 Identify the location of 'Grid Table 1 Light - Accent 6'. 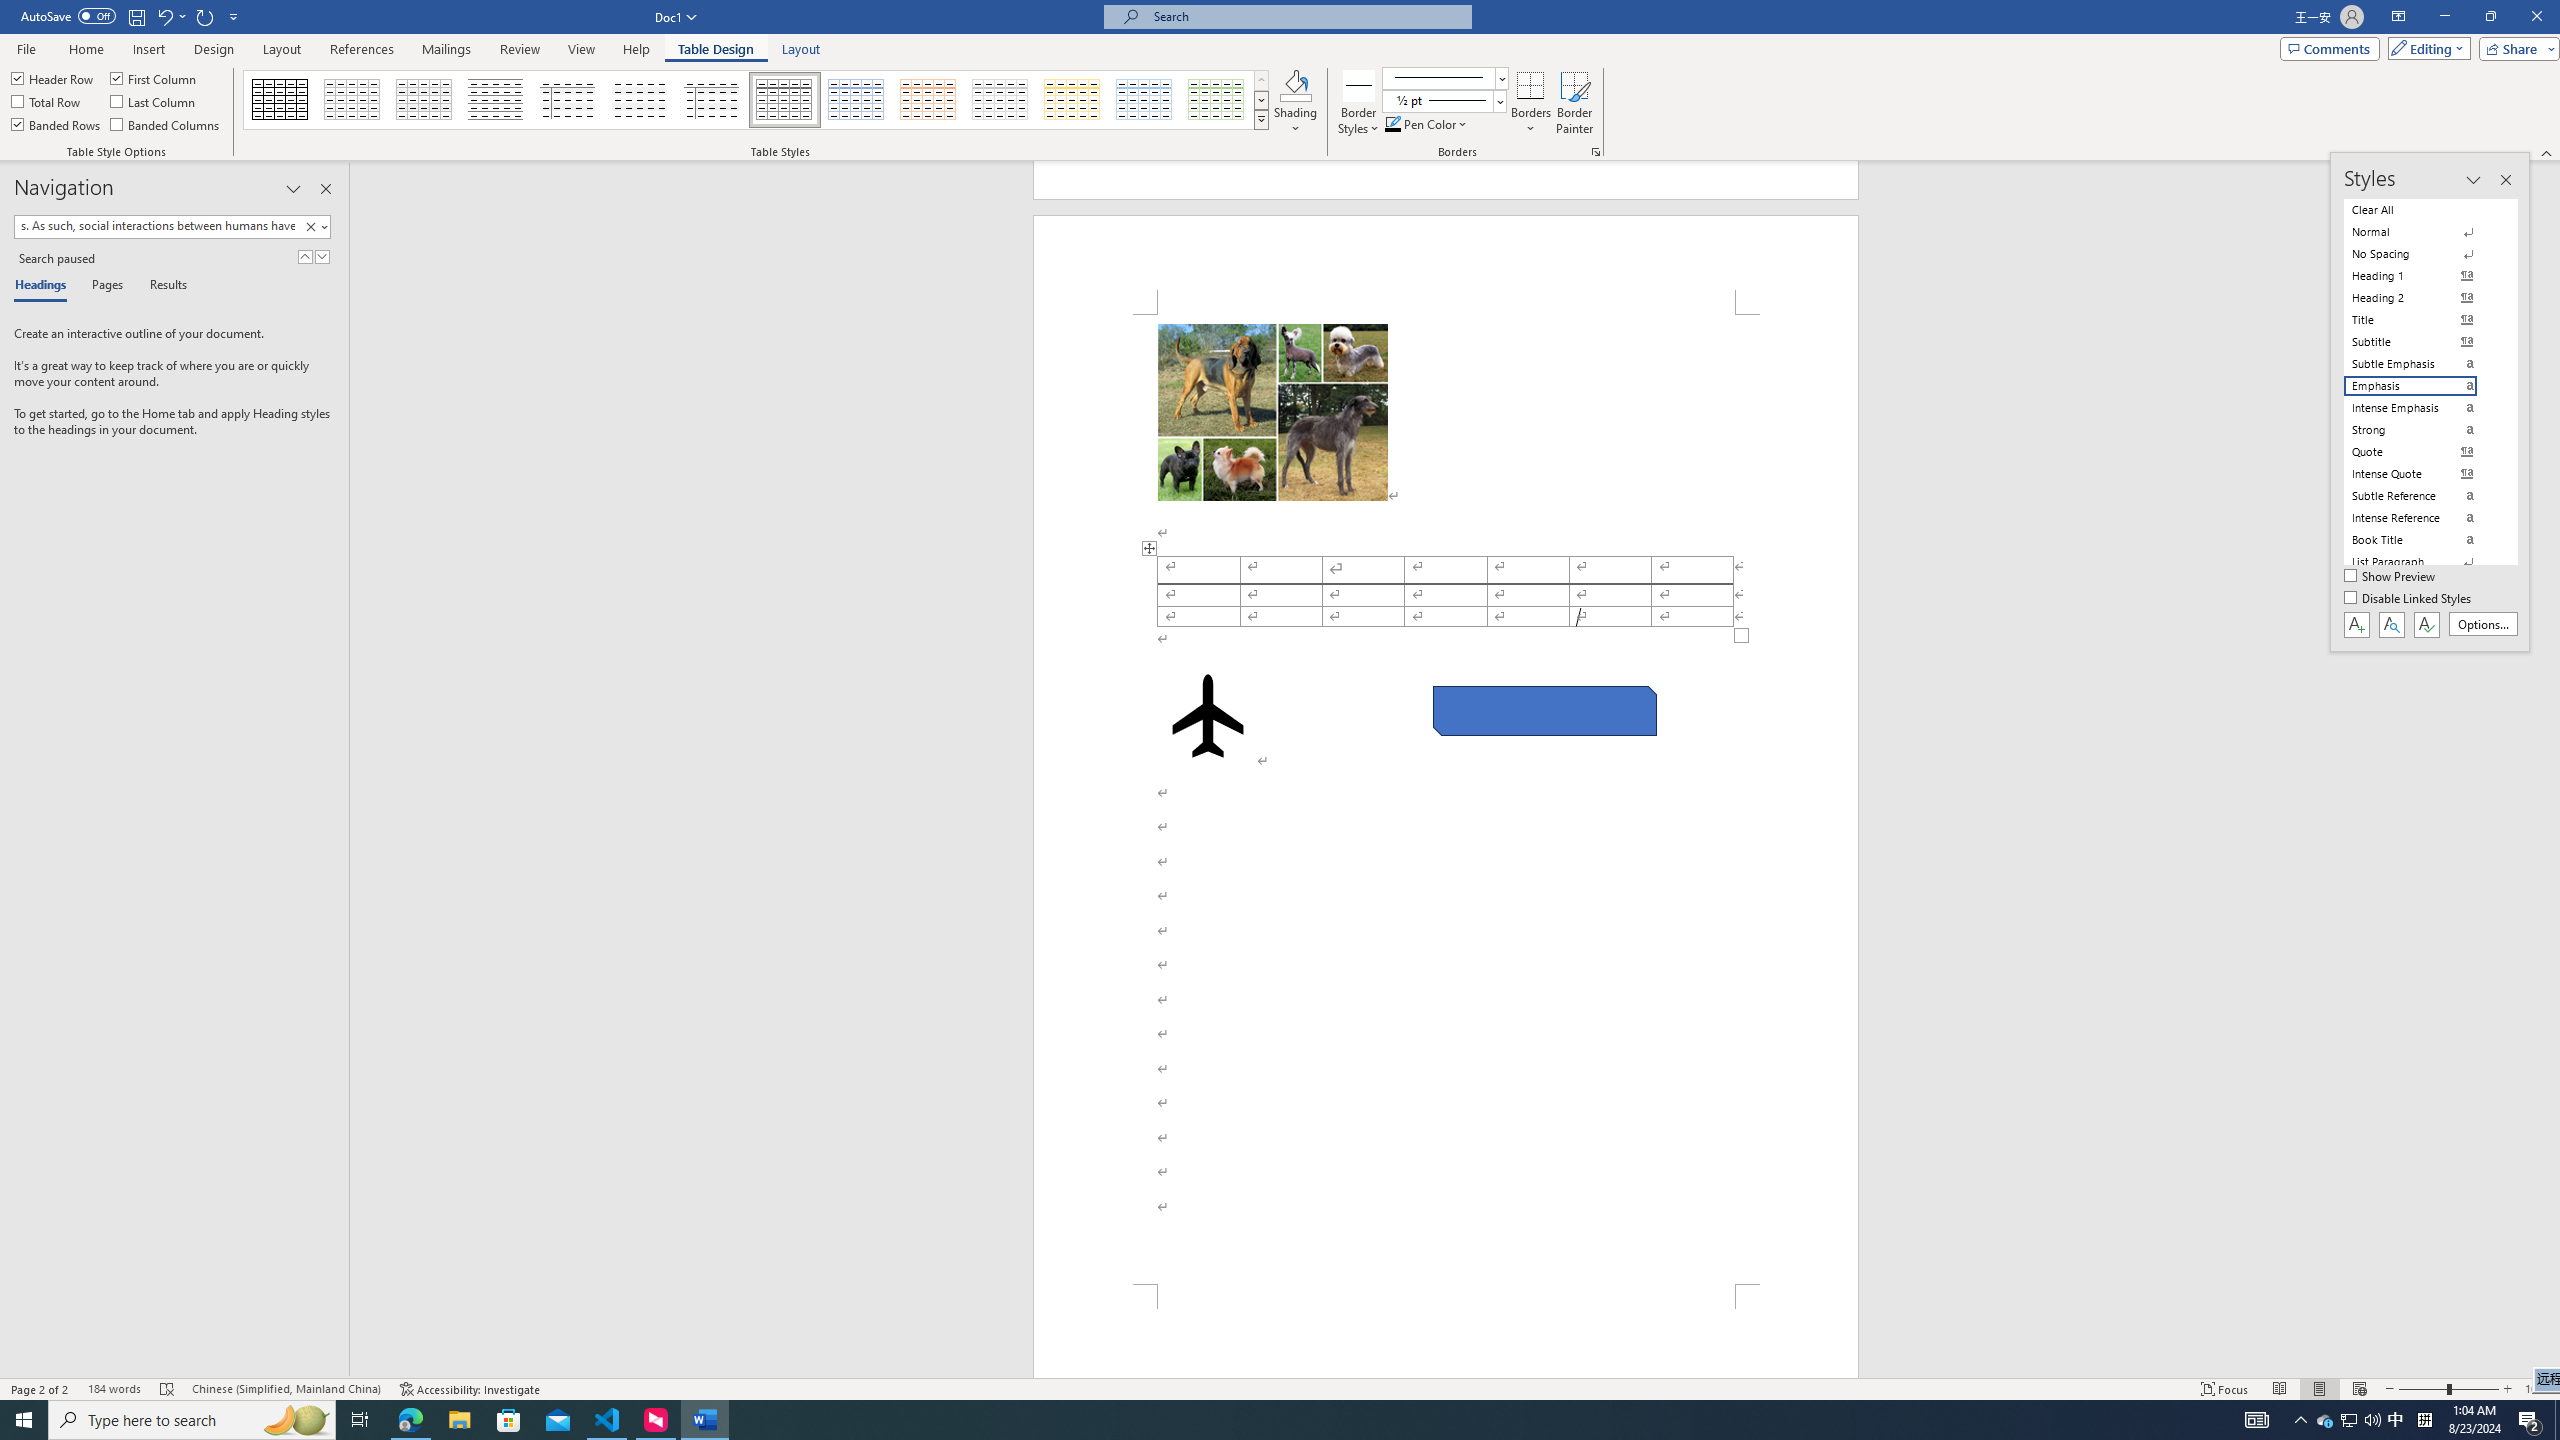
(1215, 99).